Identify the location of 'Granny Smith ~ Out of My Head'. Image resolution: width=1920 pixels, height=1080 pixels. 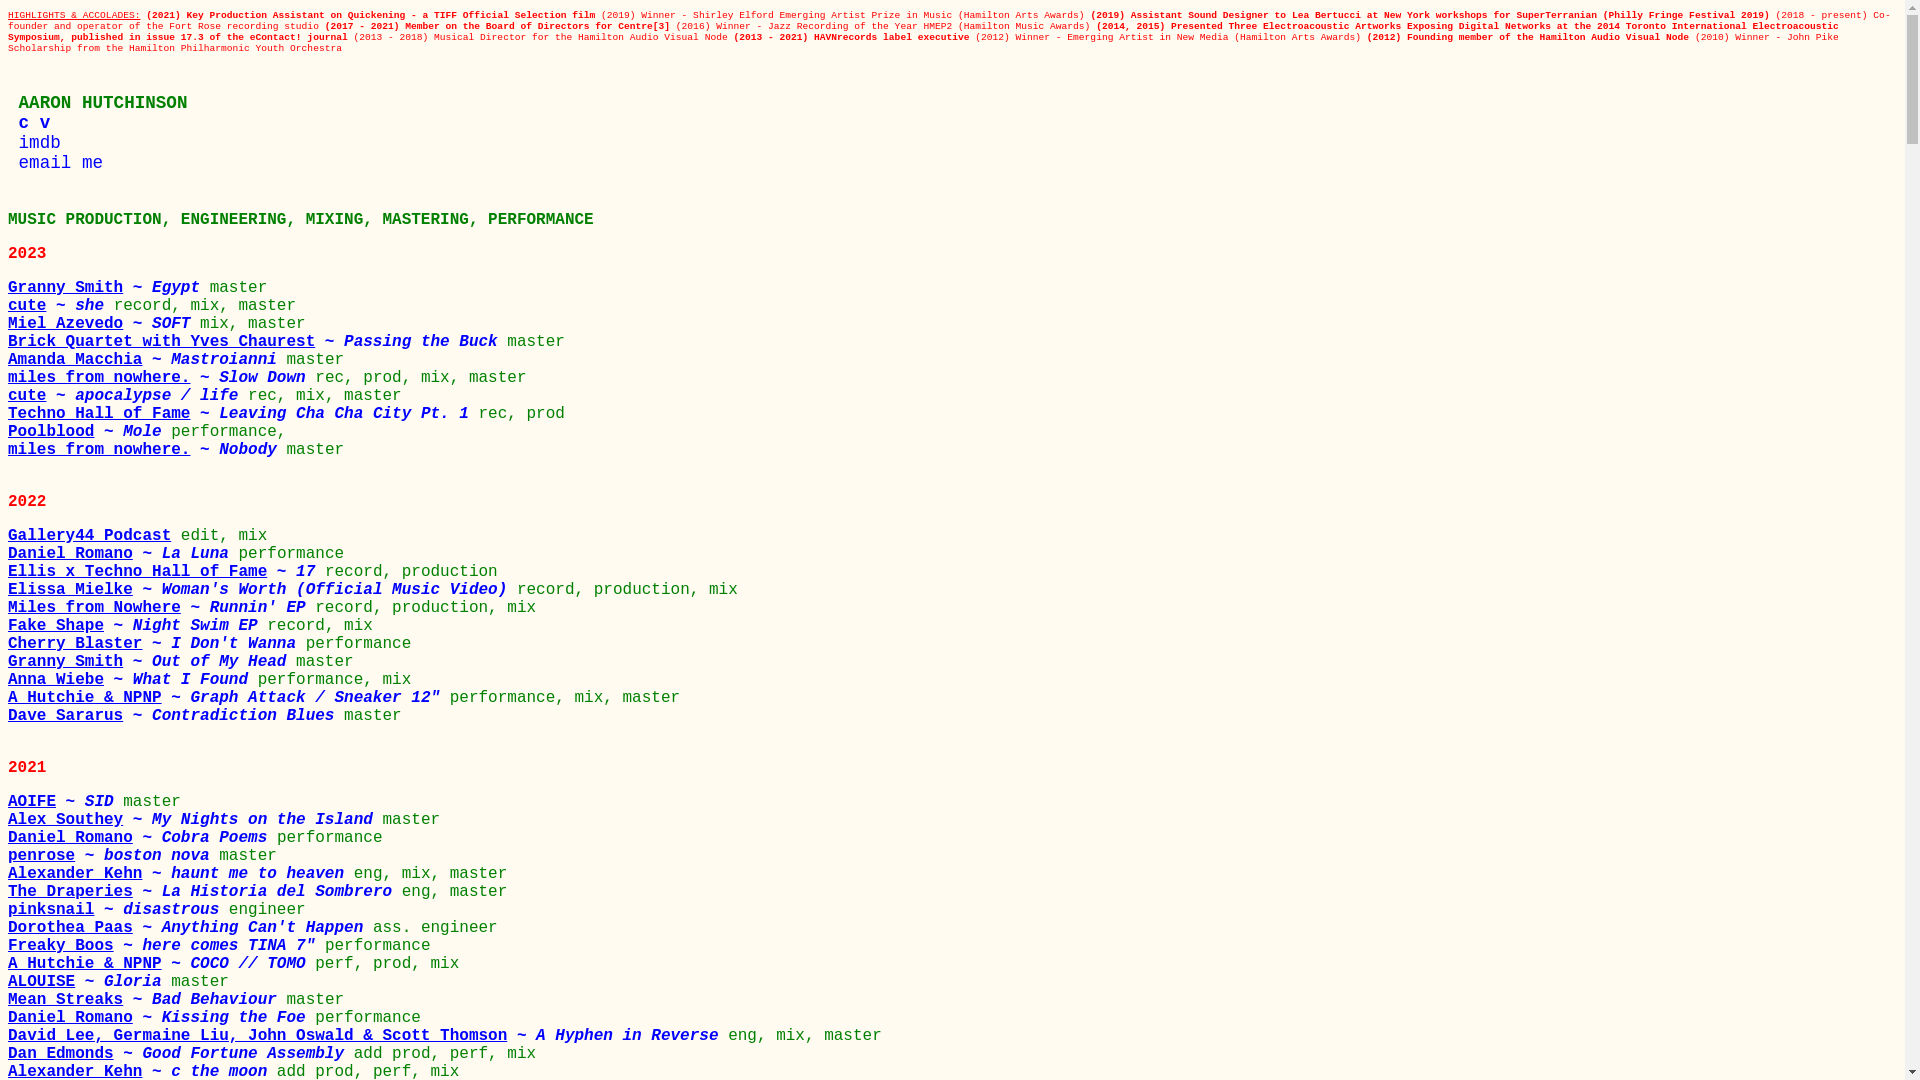
(151, 662).